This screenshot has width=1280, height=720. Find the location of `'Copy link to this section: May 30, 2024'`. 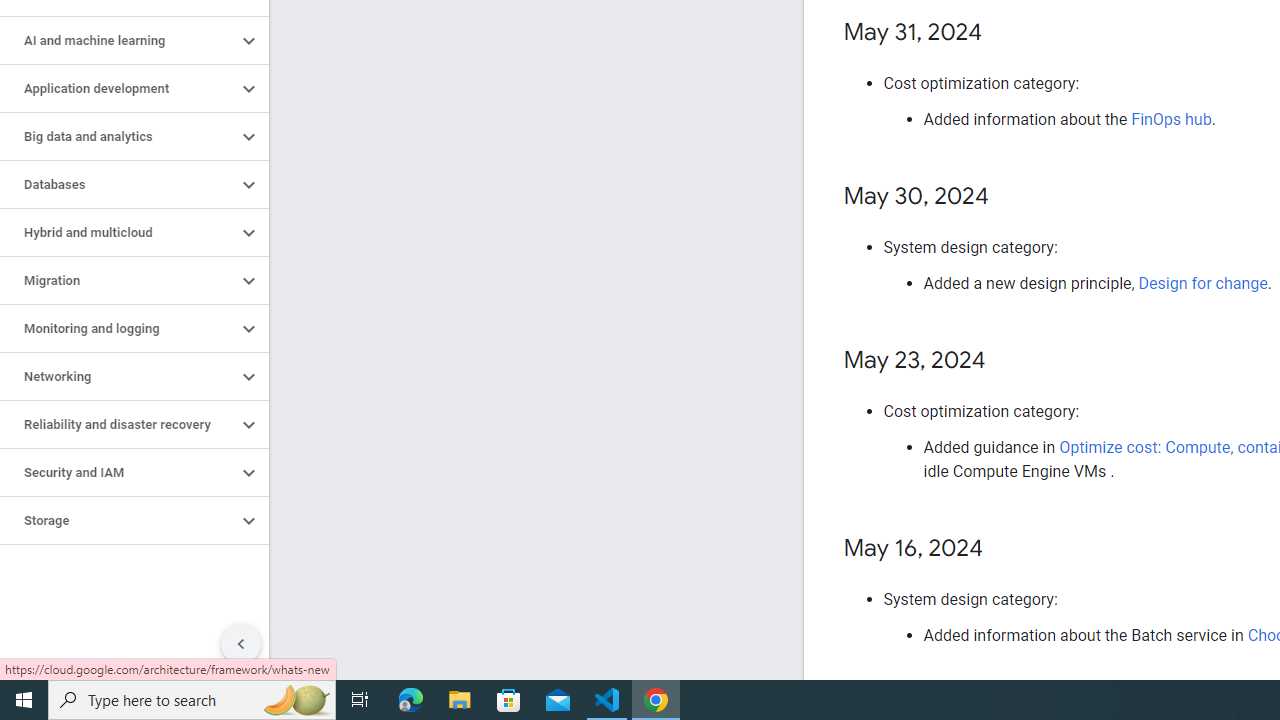

'Copy link to this section: May 30, 2024' is located at coordinates (1008, 197).